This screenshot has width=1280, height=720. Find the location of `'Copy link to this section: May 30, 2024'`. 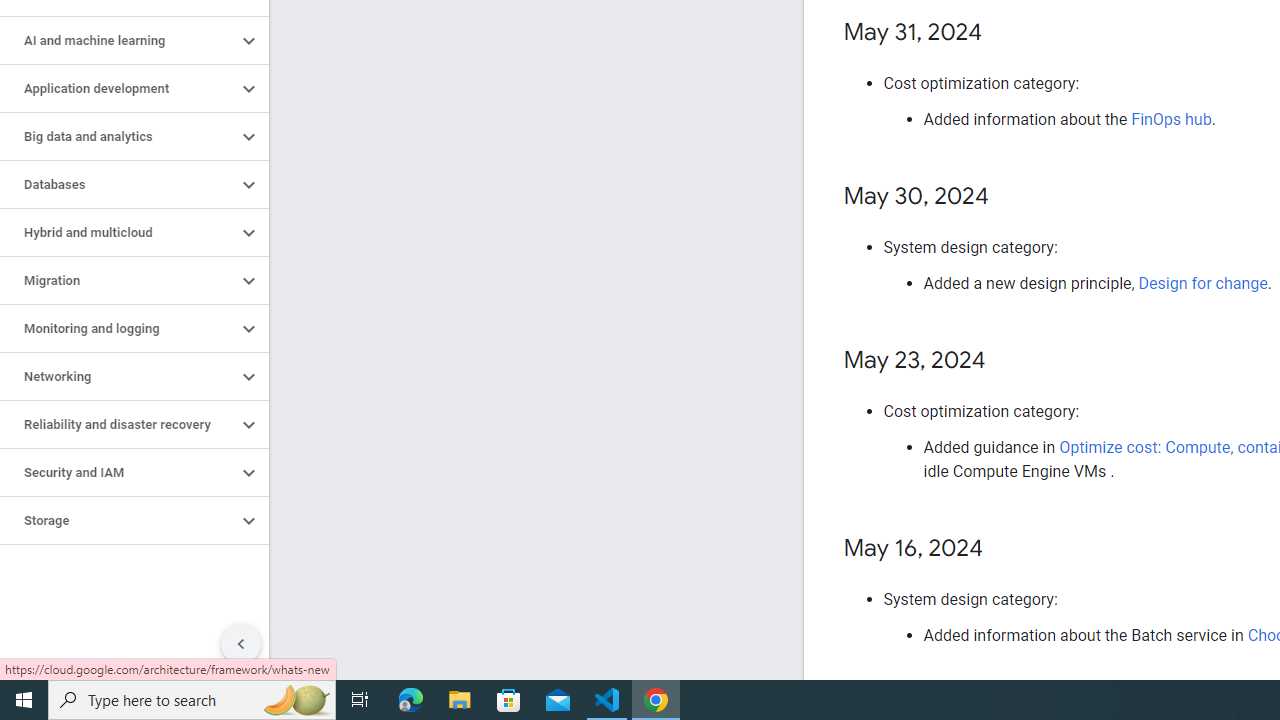

'Copy link to this section: May 30, 2024' is located at coordinates (1008, 197).